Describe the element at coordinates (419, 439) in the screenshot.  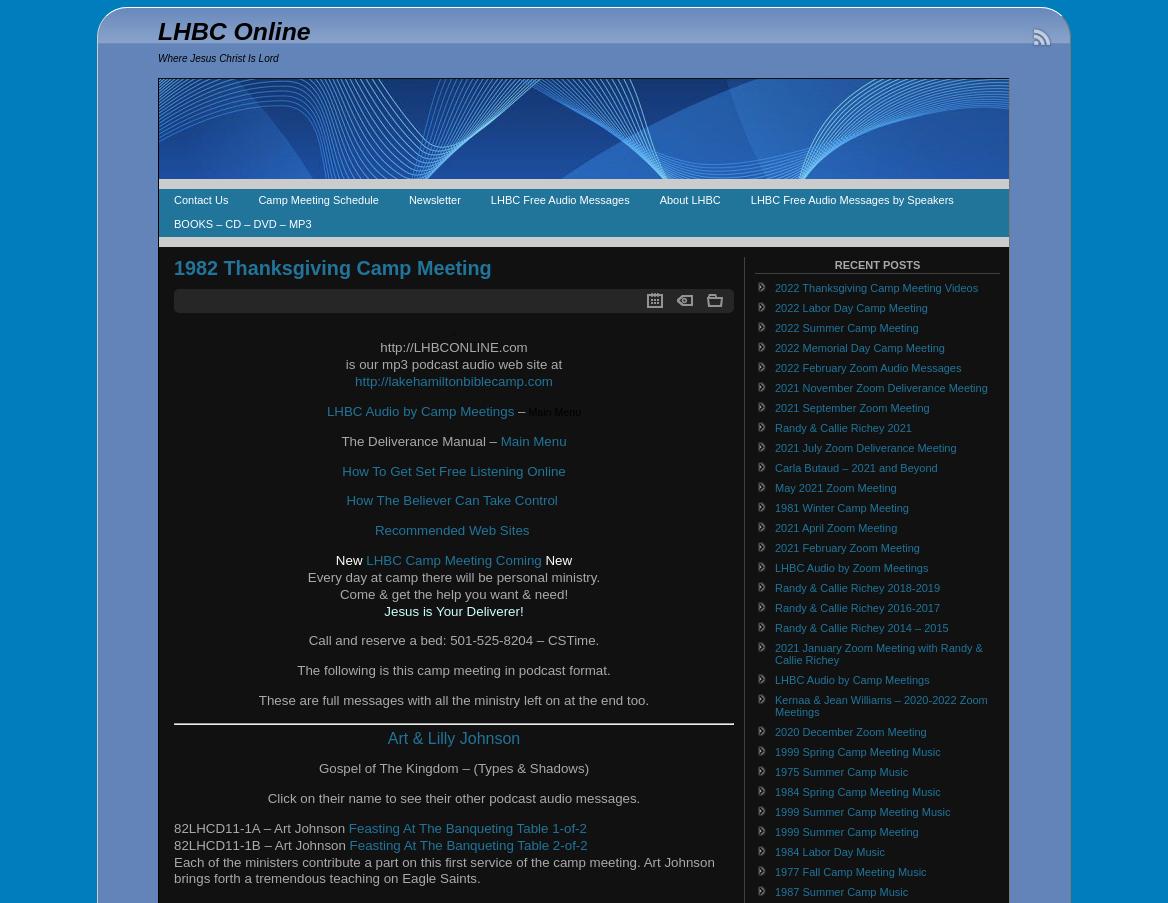
I see `'The Deliverance Manual –'` at that location.